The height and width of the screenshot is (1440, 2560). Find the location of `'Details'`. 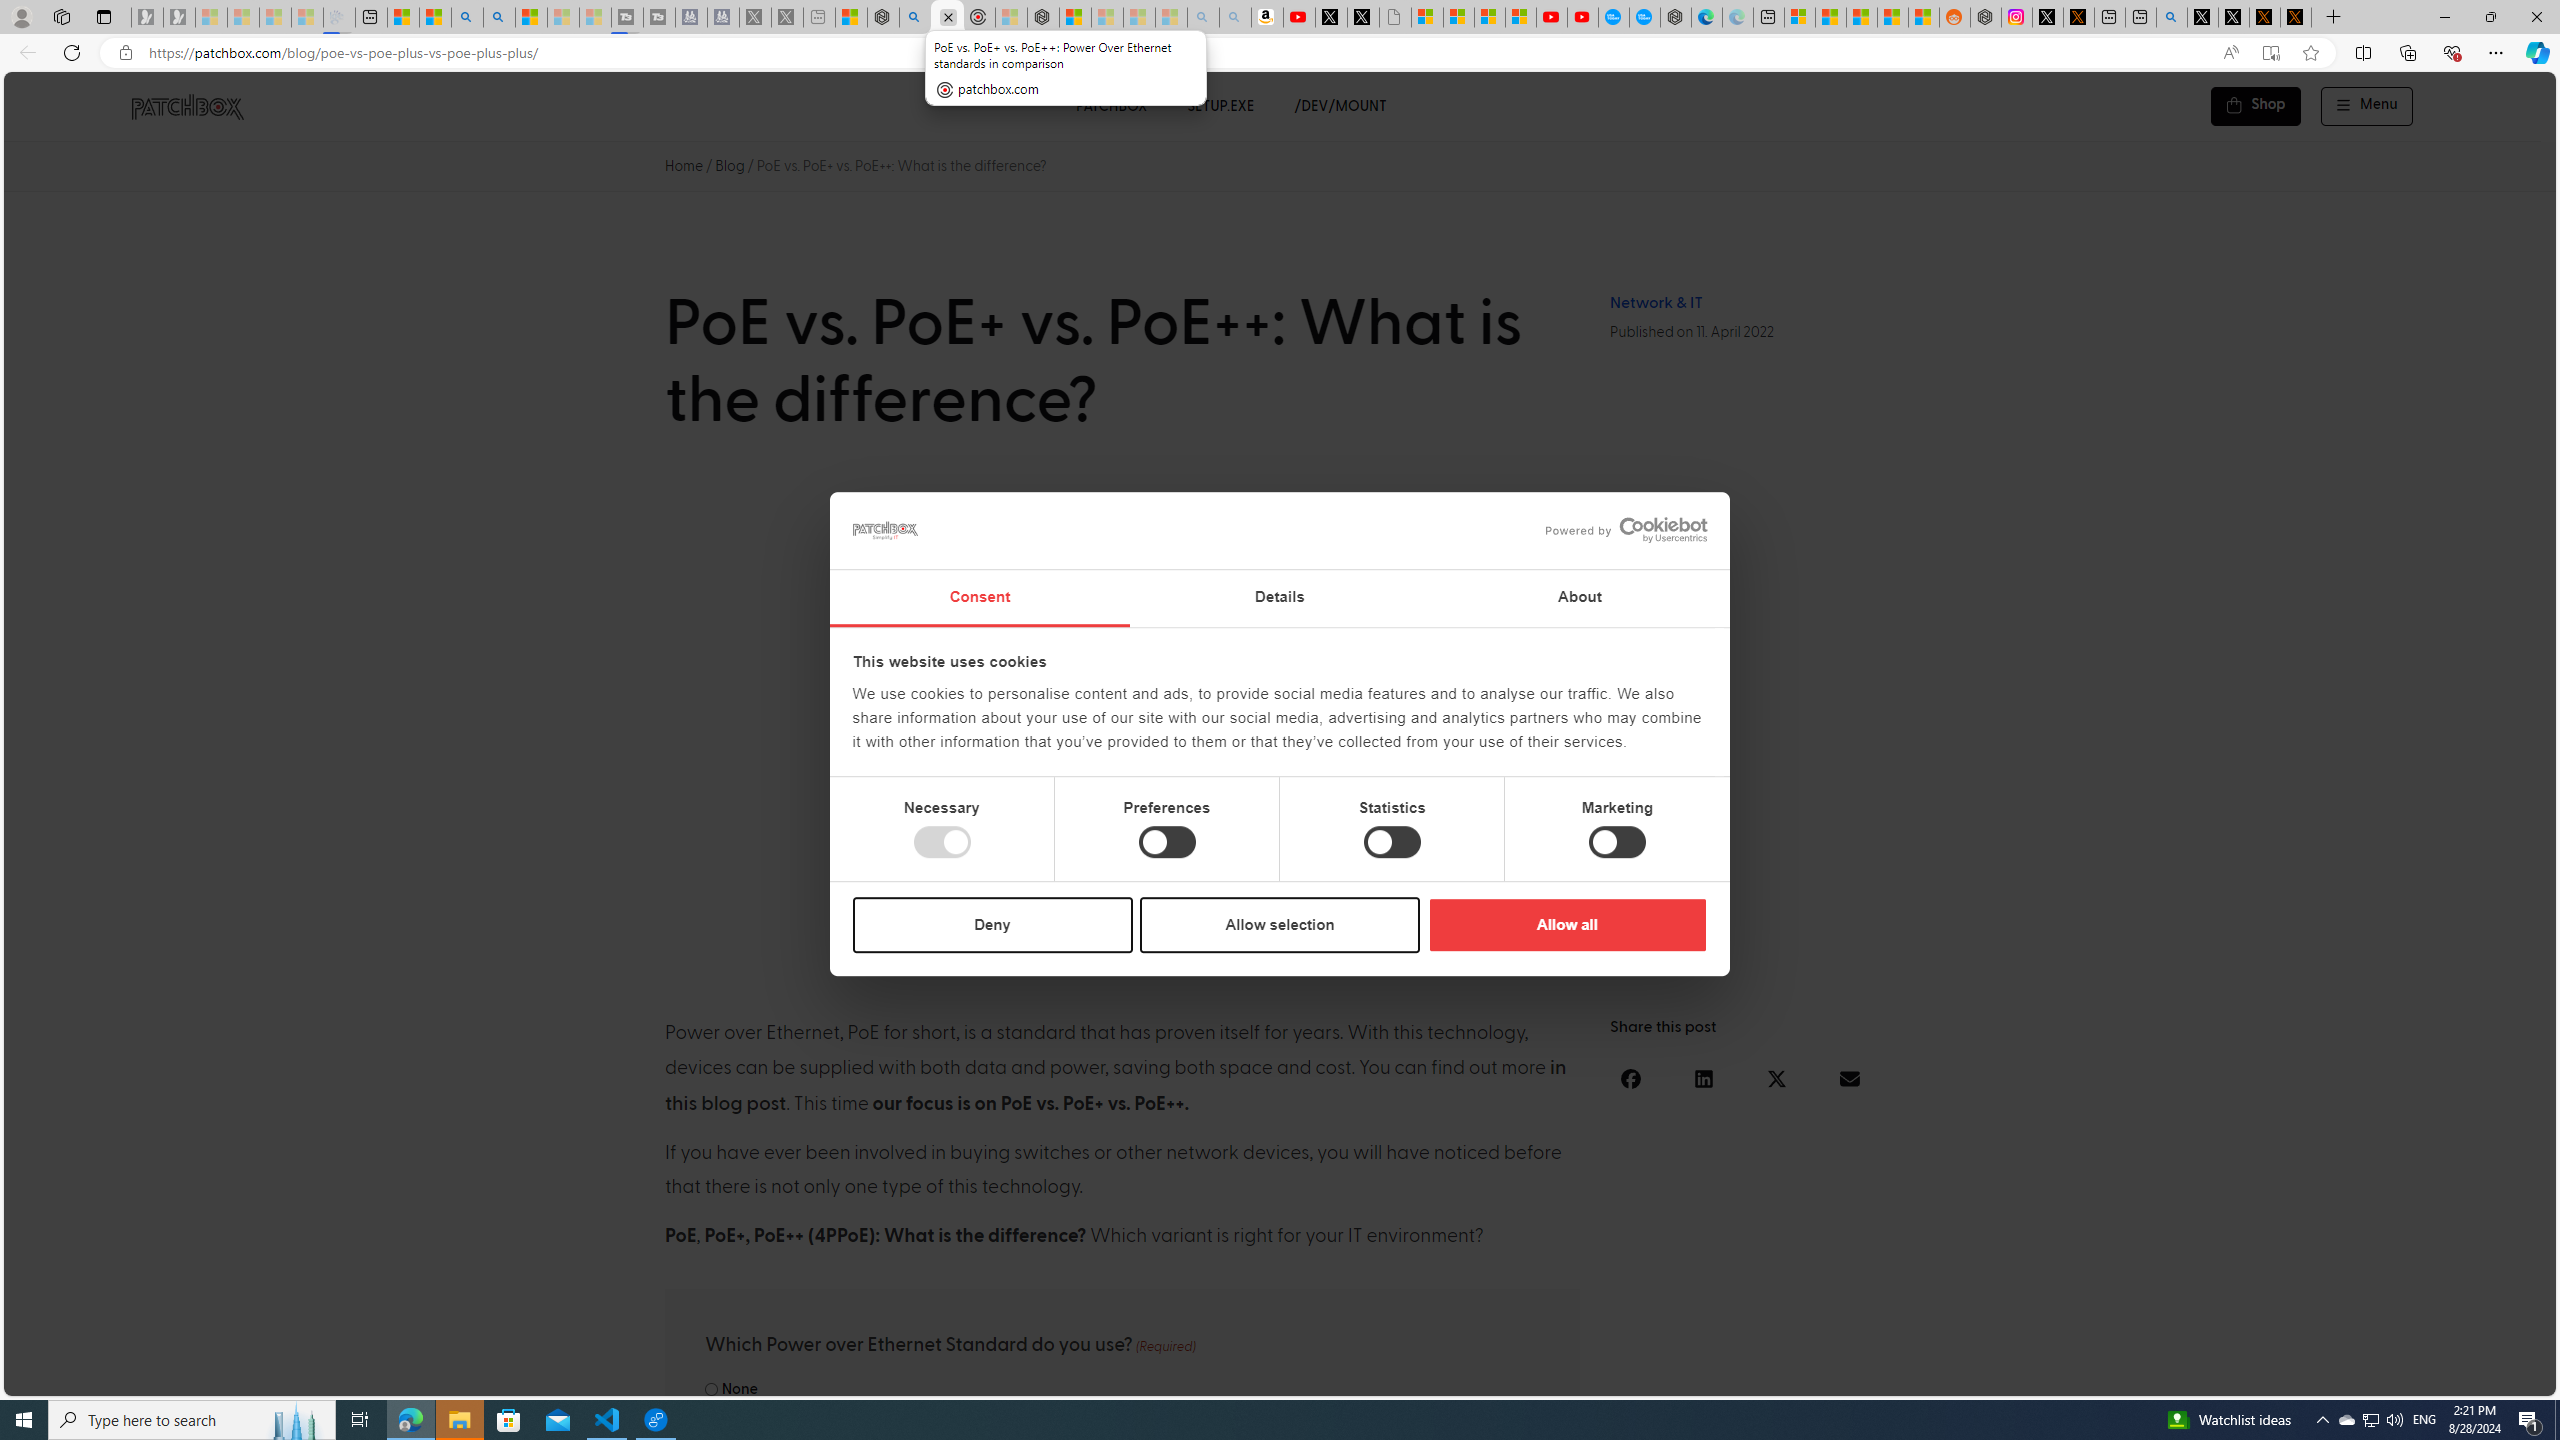

'Details' is located at coordinates (1280, 598).